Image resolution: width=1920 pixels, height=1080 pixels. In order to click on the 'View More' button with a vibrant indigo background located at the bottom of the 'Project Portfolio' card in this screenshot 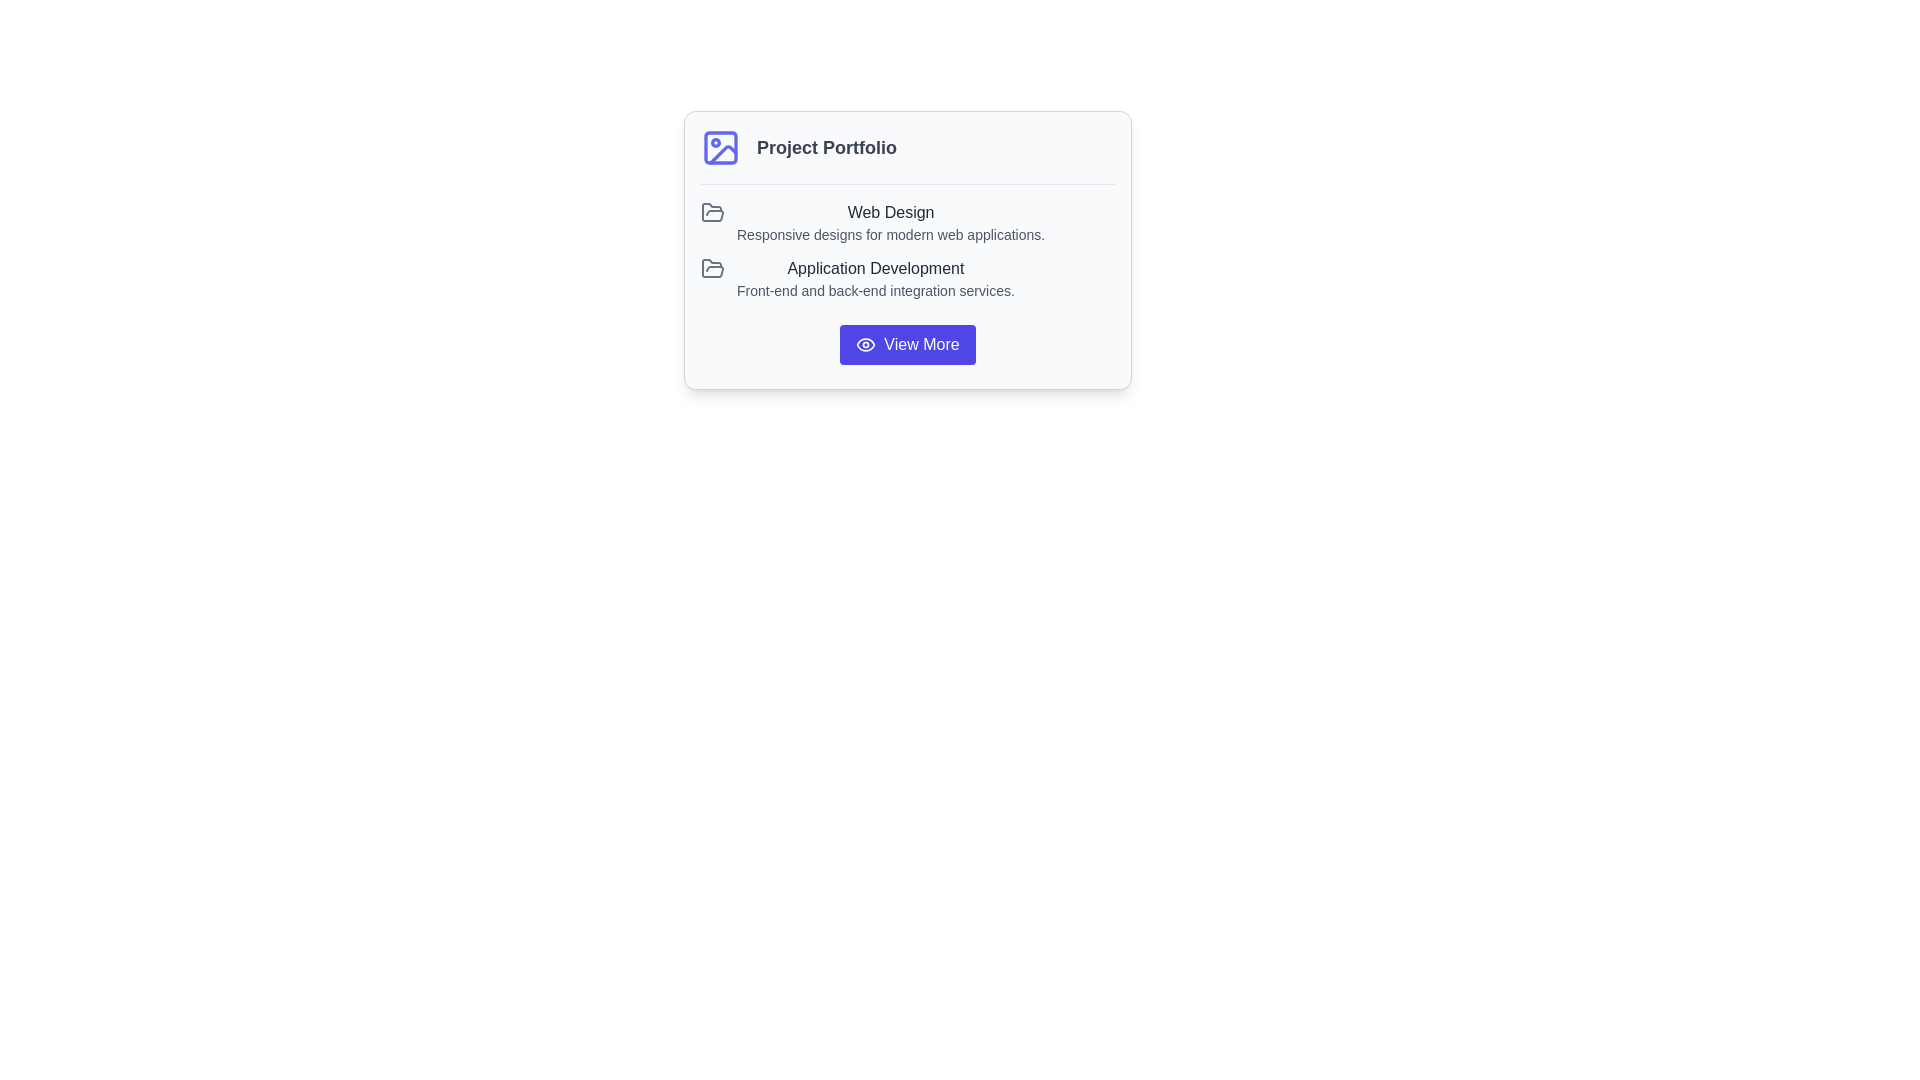, I will do `click(906, 343)`.